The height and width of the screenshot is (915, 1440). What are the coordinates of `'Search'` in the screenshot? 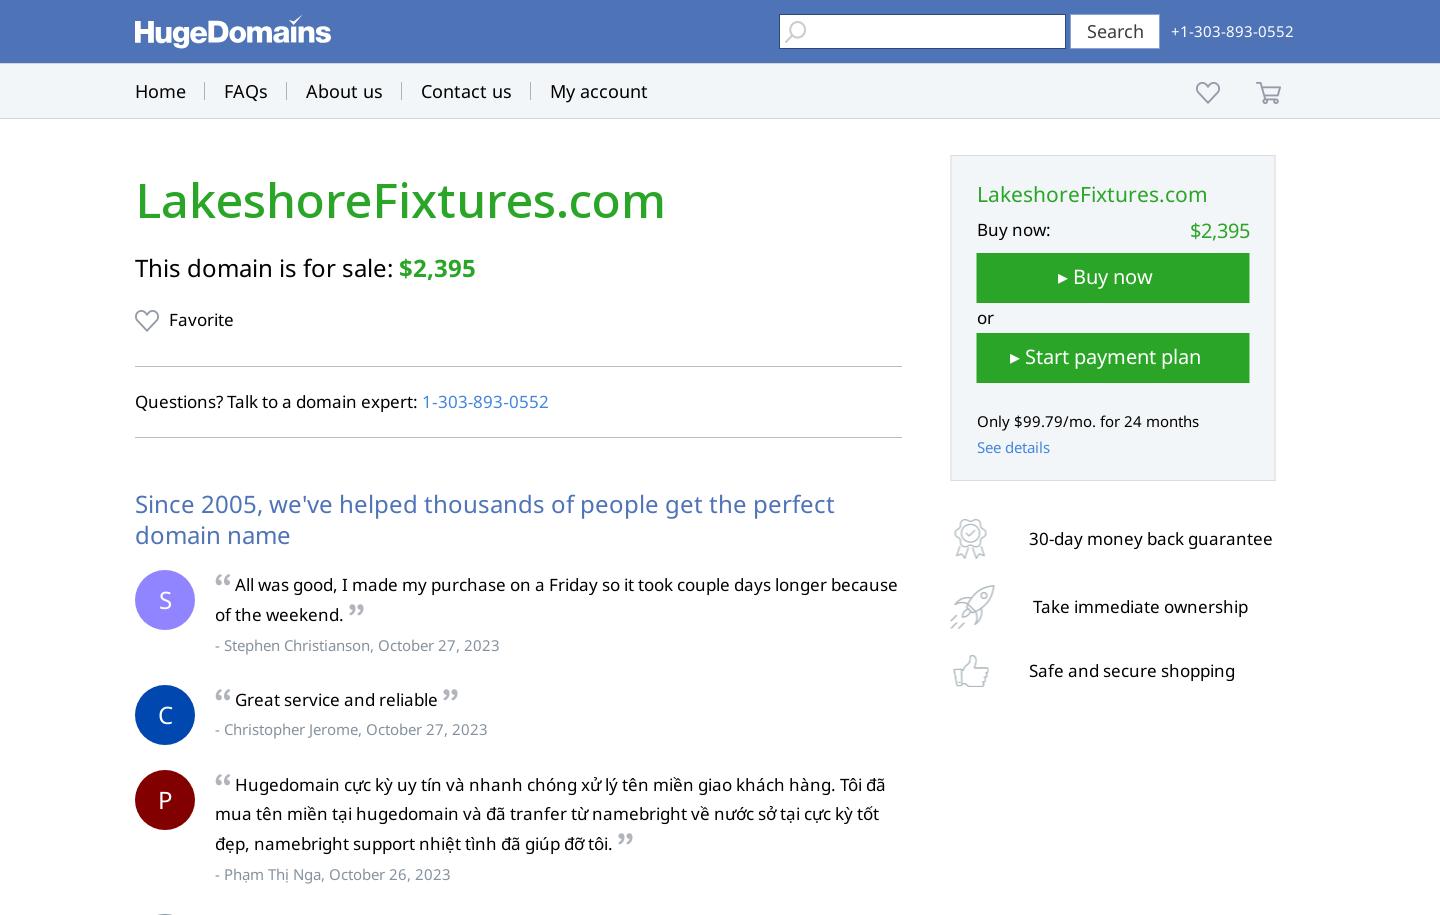 It's located at (1113, 31).